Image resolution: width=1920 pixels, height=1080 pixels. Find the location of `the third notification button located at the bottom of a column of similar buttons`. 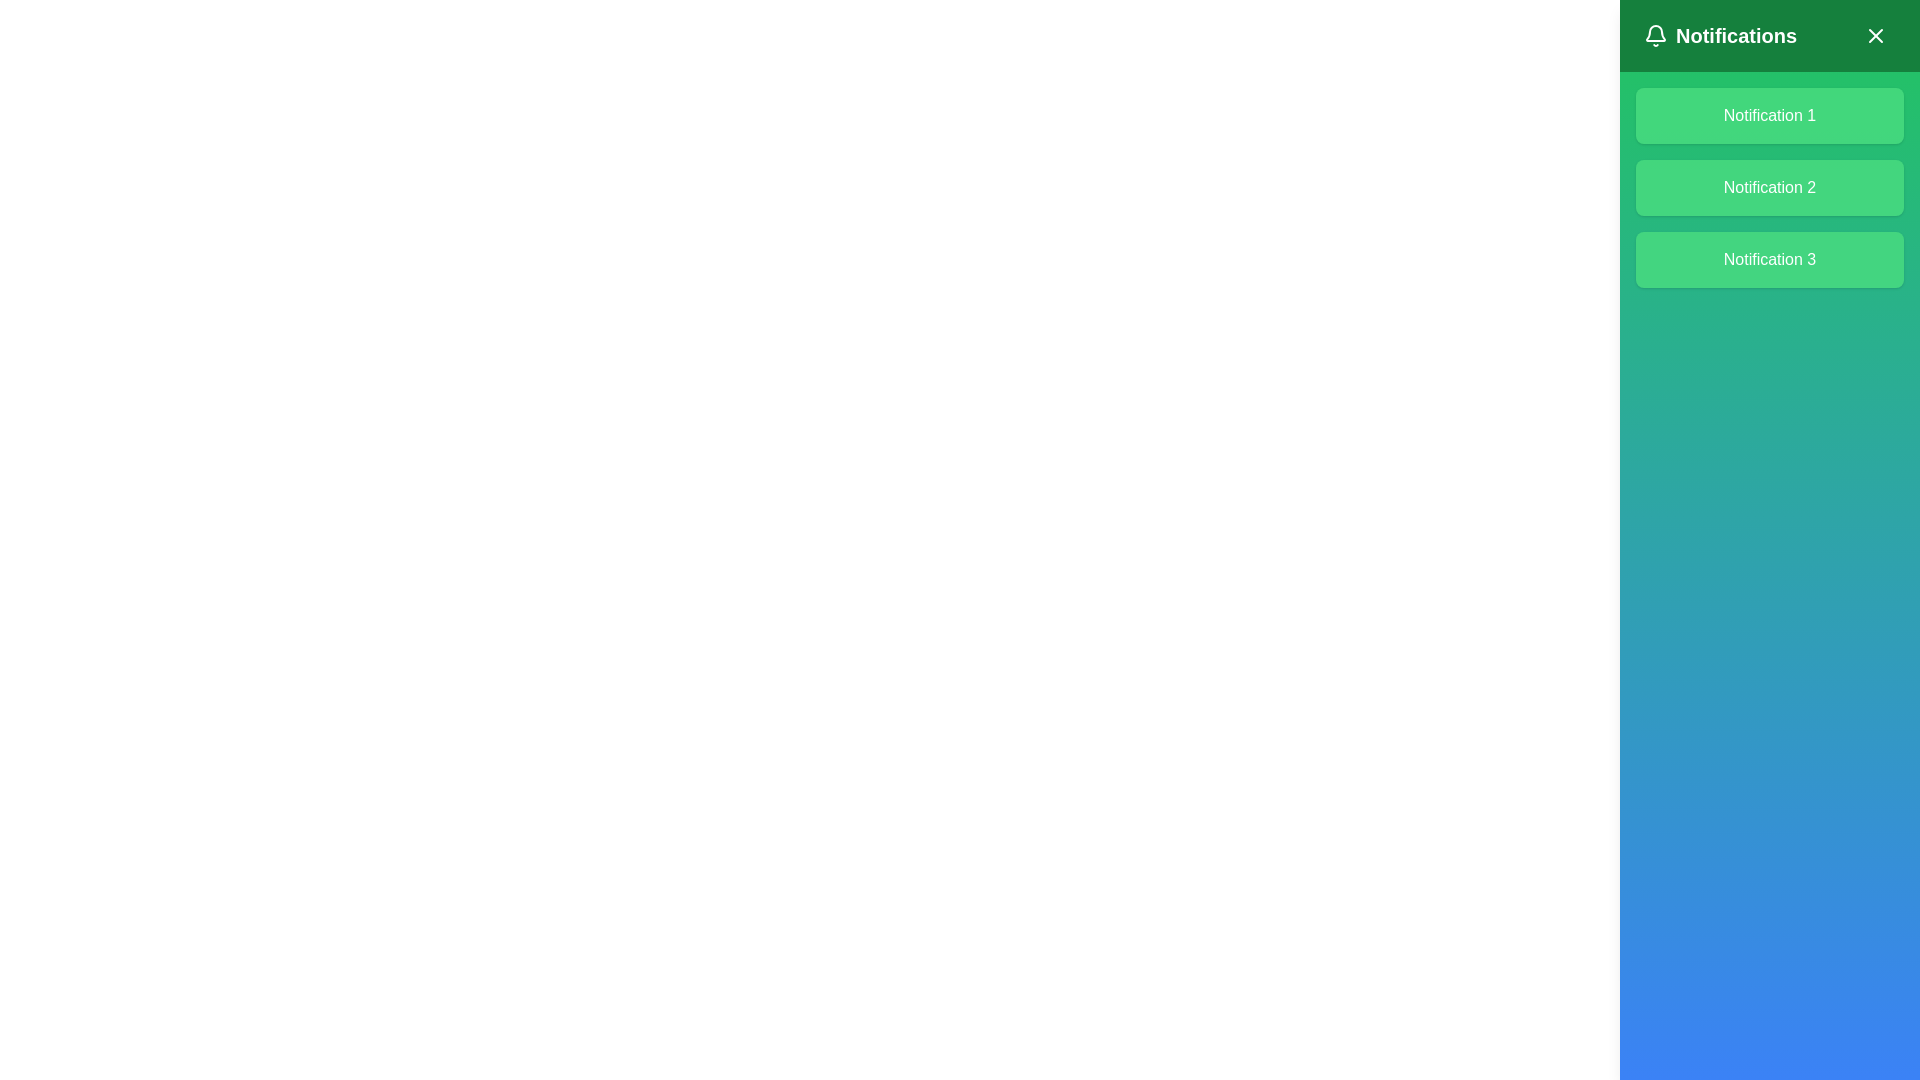

the third notification button located at the bottom of a column of similar buttons is located at coordinates (1770, 258).